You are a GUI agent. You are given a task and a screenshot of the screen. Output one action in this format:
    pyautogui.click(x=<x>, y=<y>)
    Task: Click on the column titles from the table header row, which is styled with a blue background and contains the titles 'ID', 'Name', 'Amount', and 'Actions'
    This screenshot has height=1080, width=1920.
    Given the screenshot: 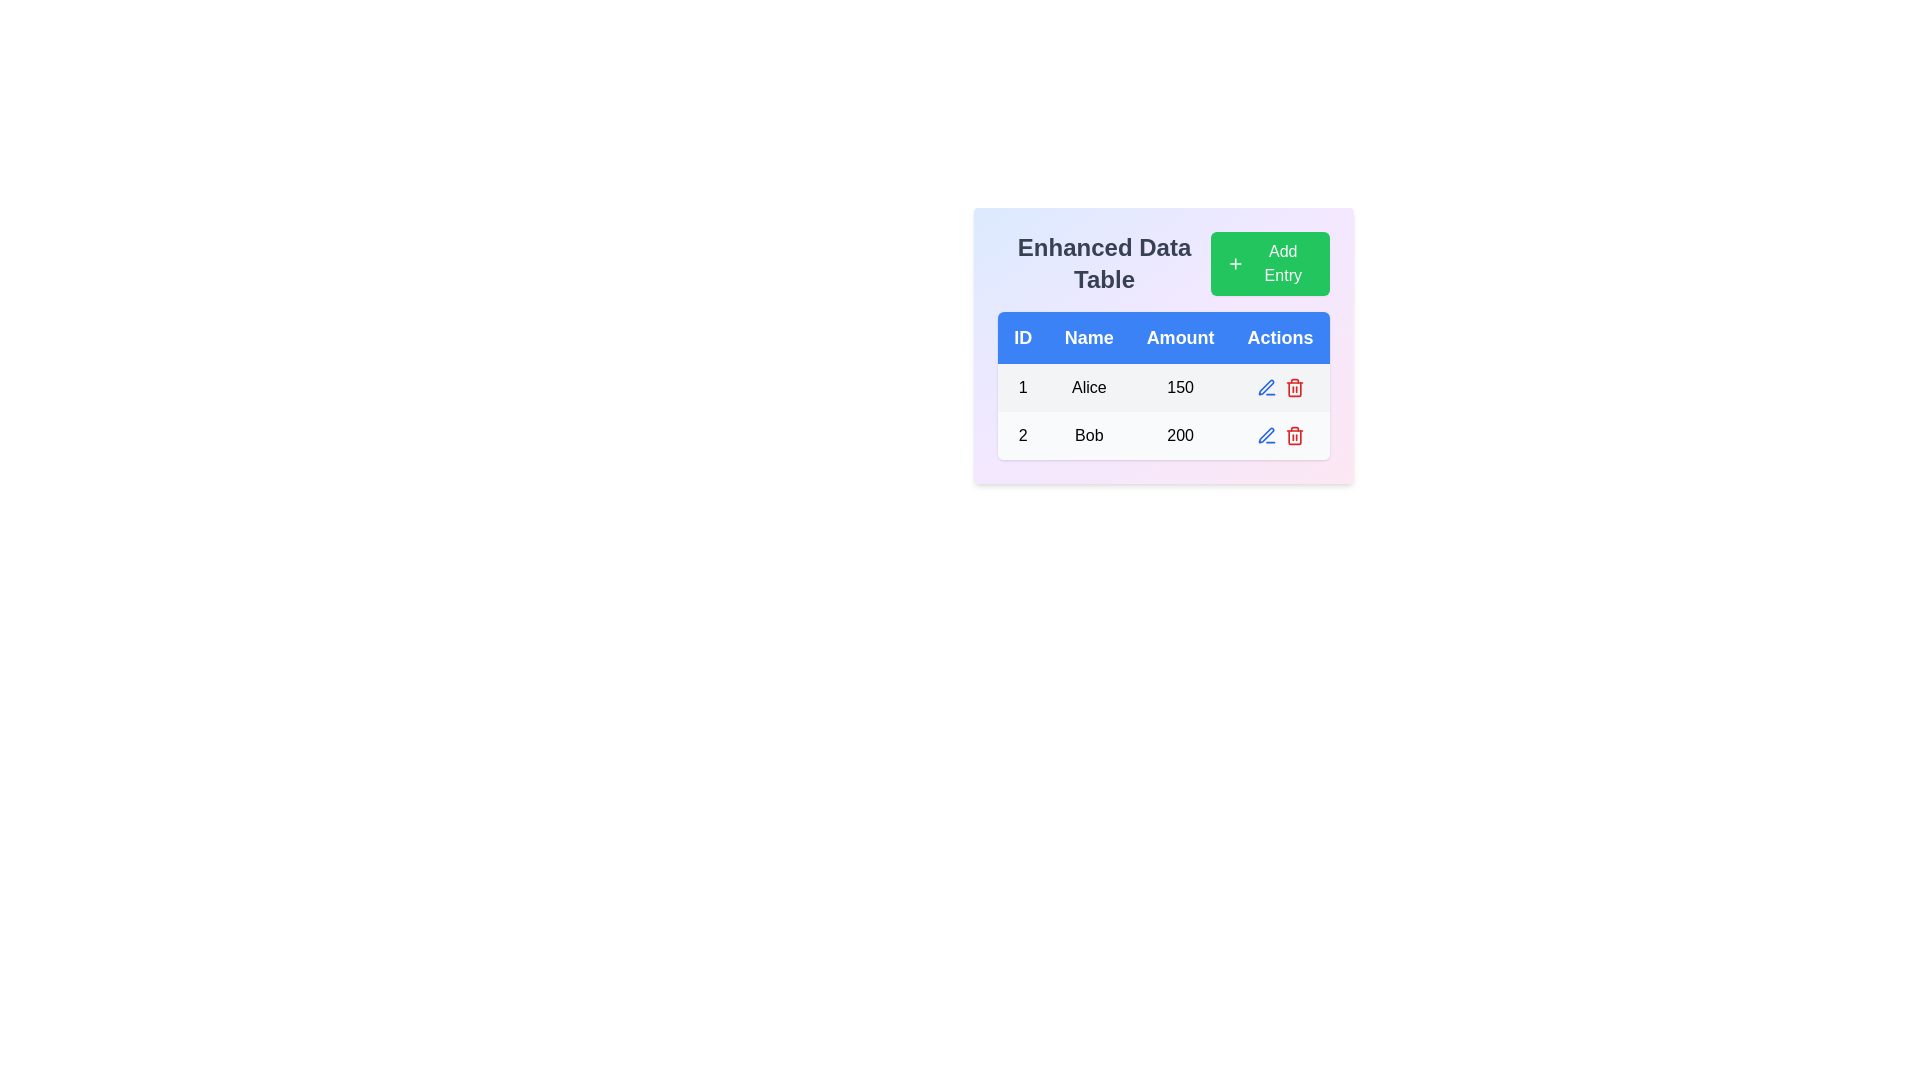 What is the action you would take?
    pyautogui.click(x=1163, y=337)
    